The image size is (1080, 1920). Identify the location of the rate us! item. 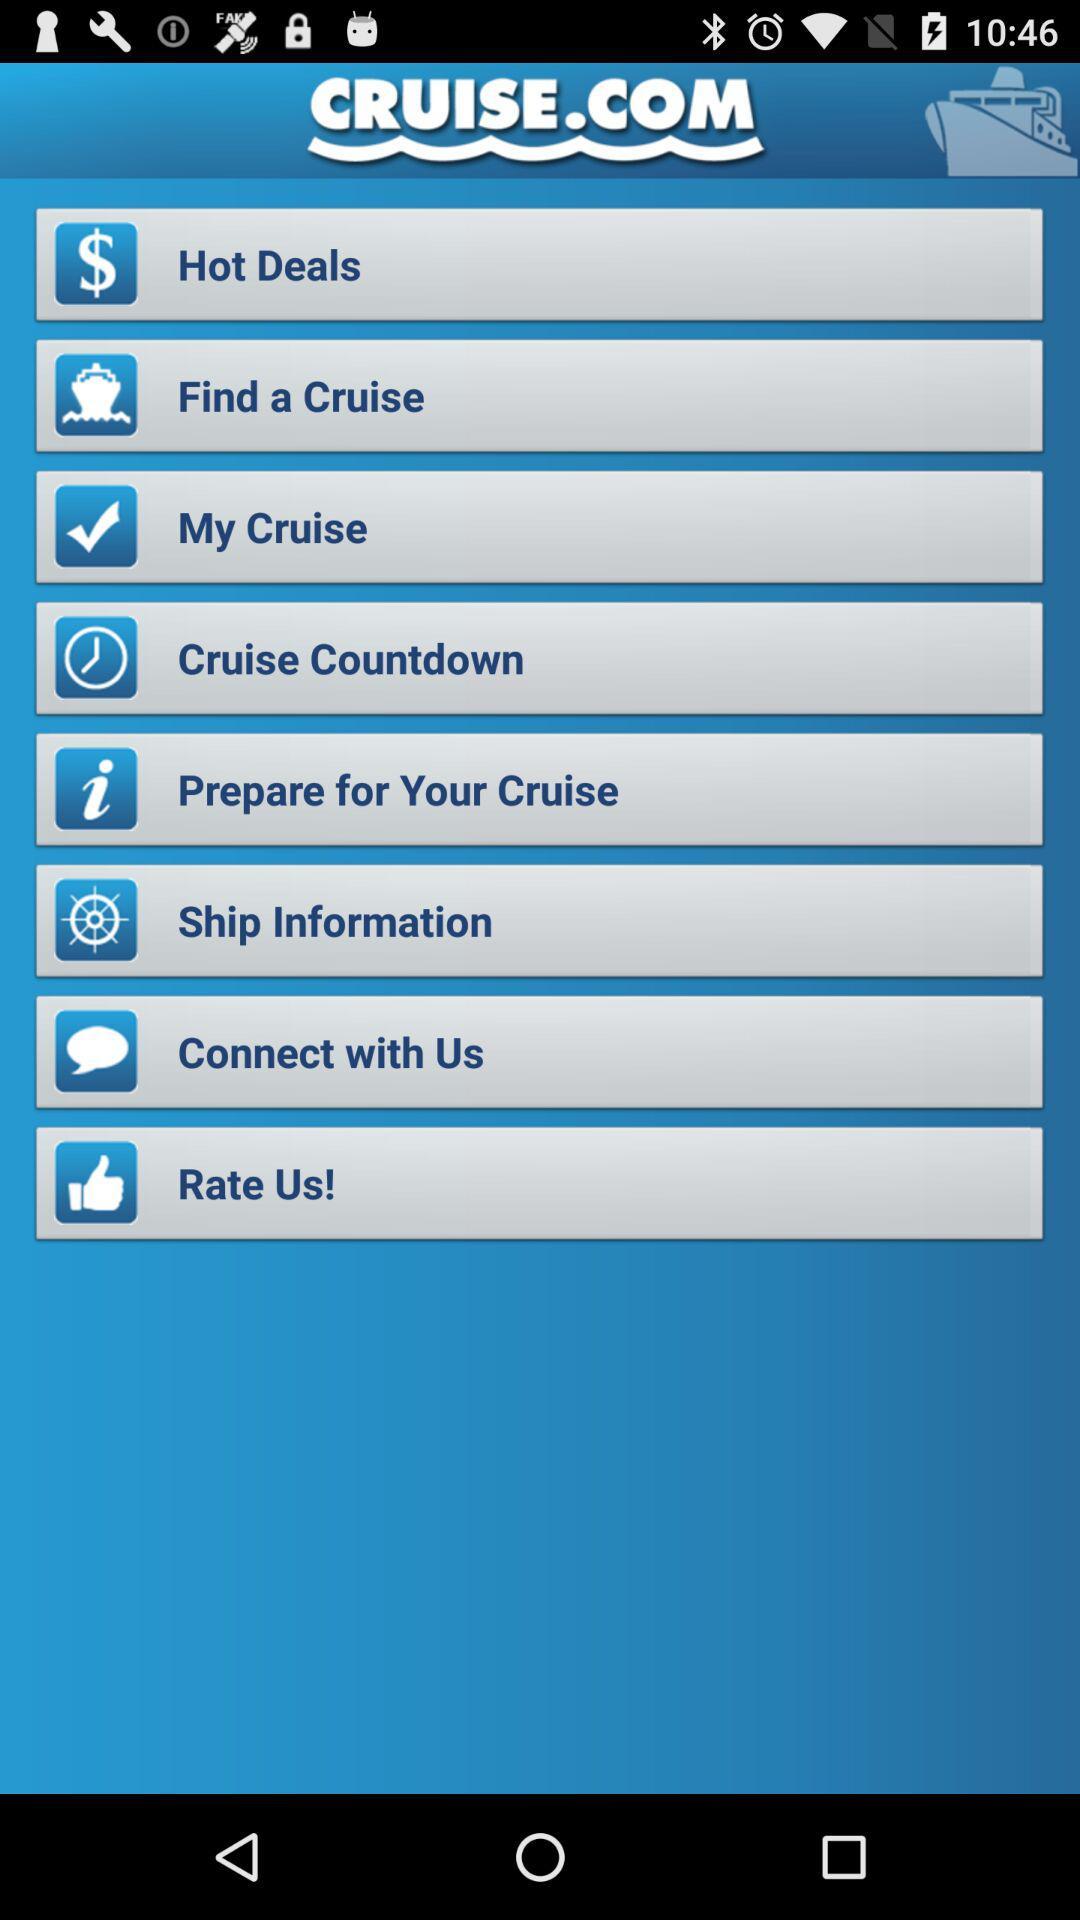
(540, 1189).